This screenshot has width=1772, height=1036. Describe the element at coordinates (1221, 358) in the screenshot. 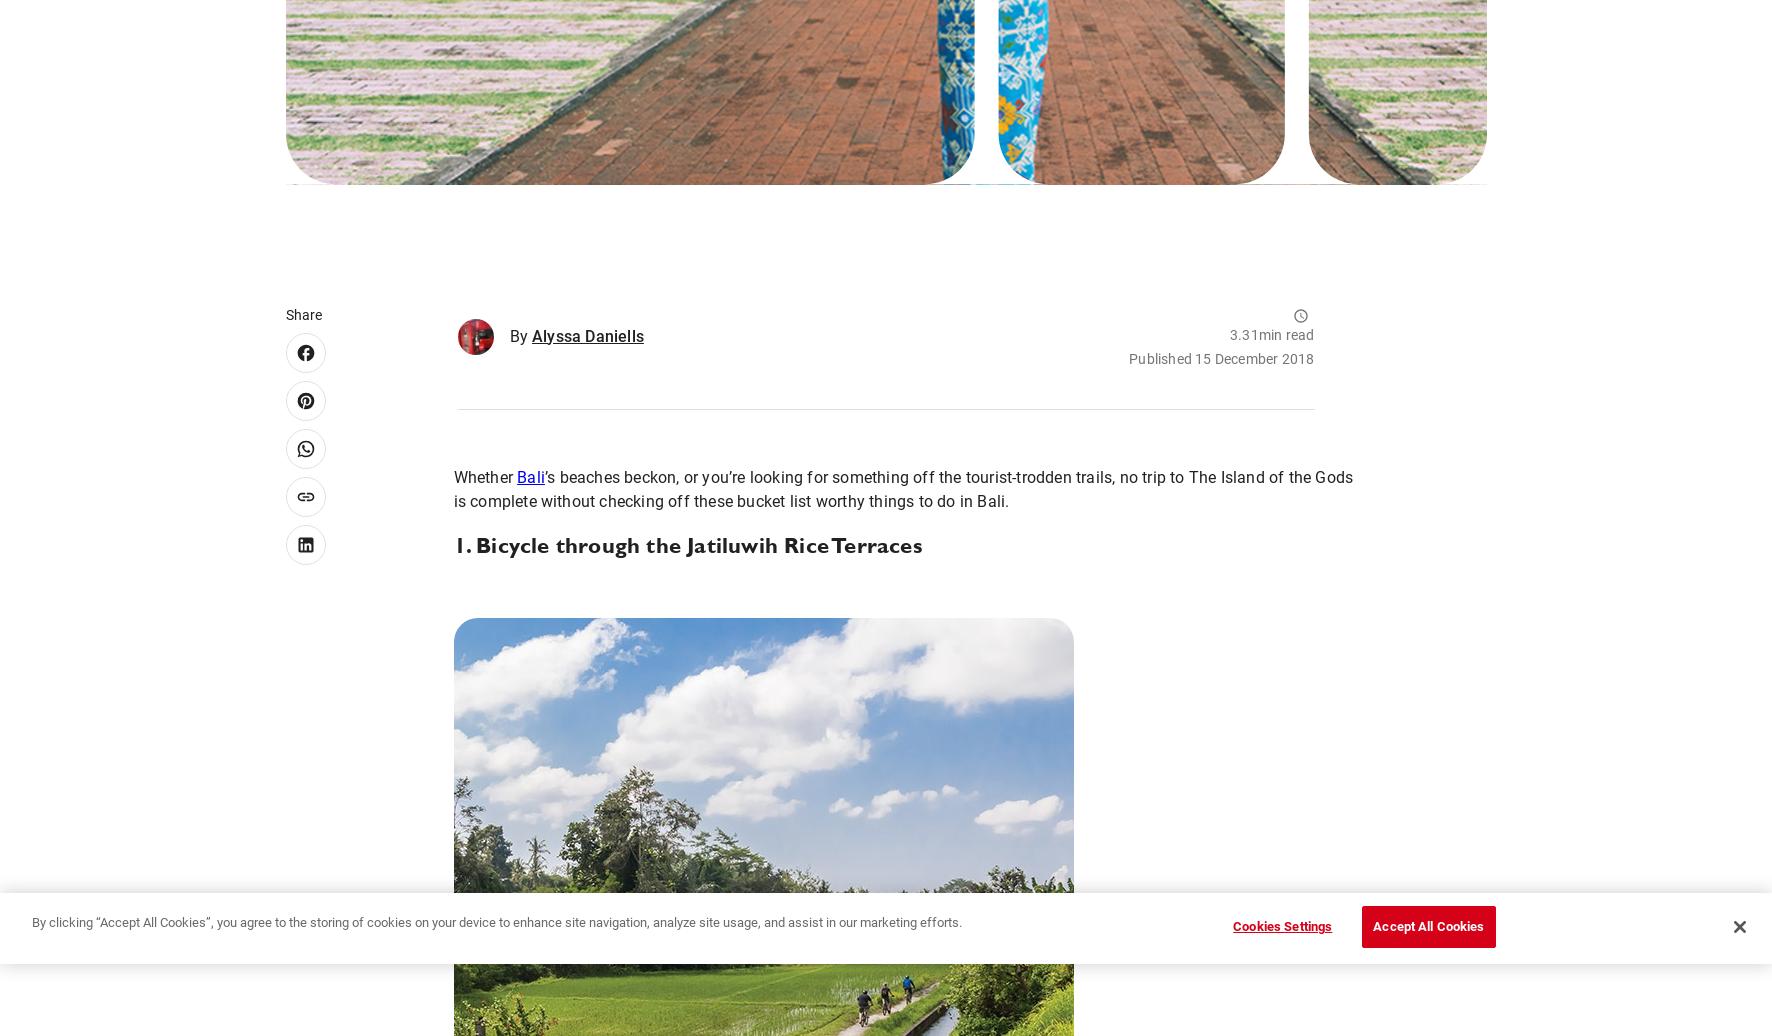

I see `'Published 15 December 2018'` at that location.